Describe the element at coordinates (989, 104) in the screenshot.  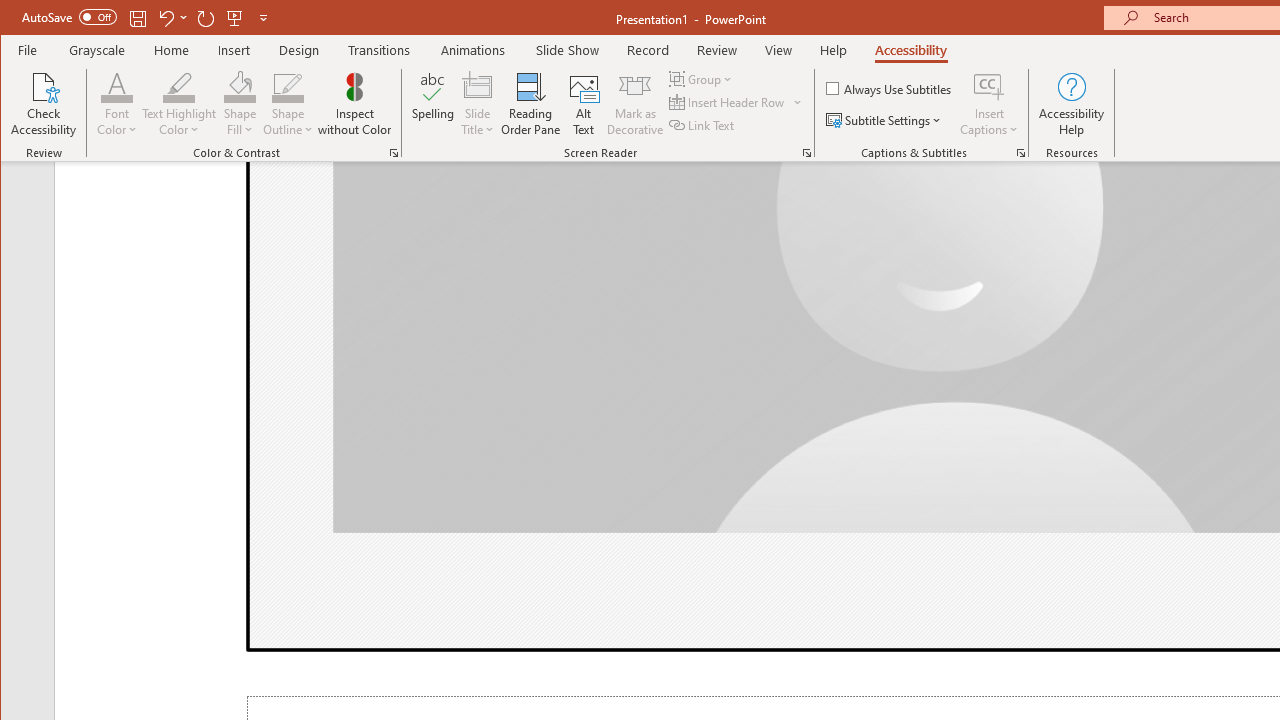
I see `'Insert Captions'` at that location.